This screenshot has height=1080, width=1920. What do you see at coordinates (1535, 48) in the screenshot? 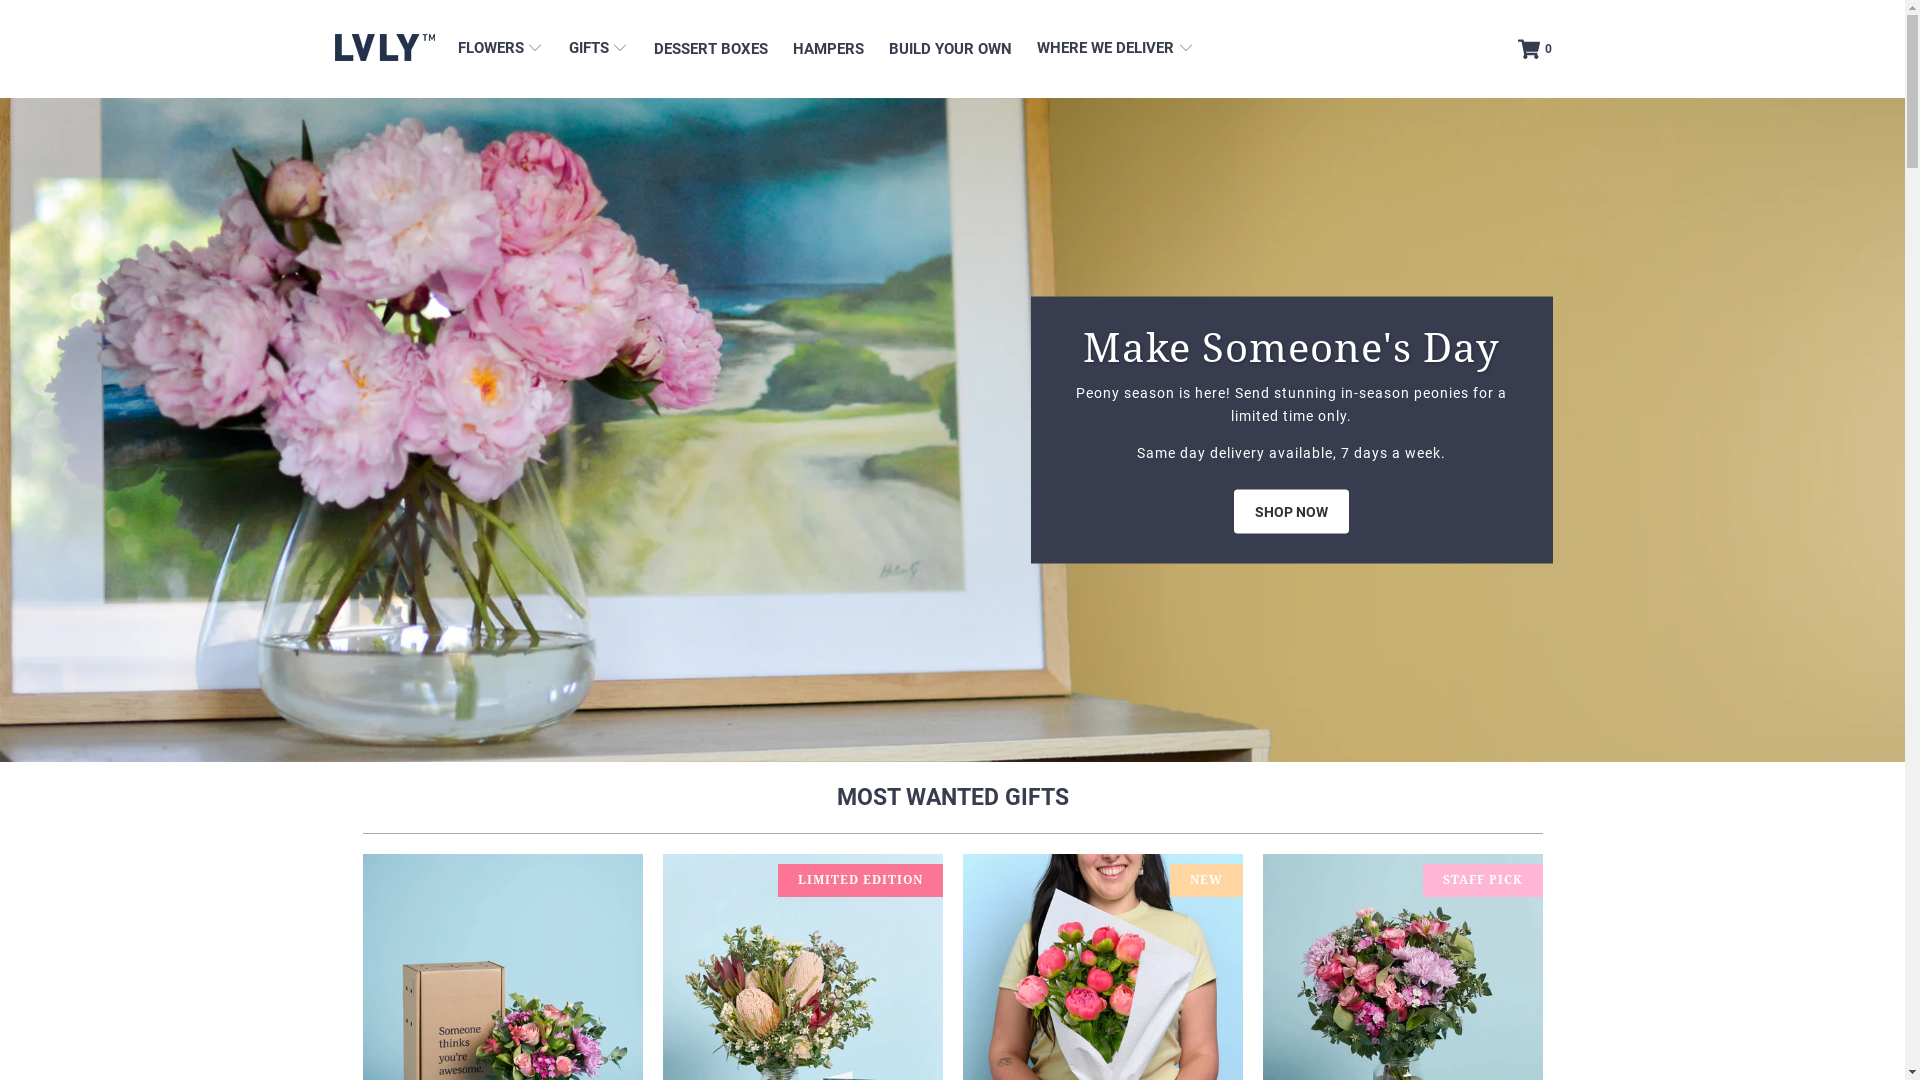
I see `'0'` at bounding box center [1535, 48].